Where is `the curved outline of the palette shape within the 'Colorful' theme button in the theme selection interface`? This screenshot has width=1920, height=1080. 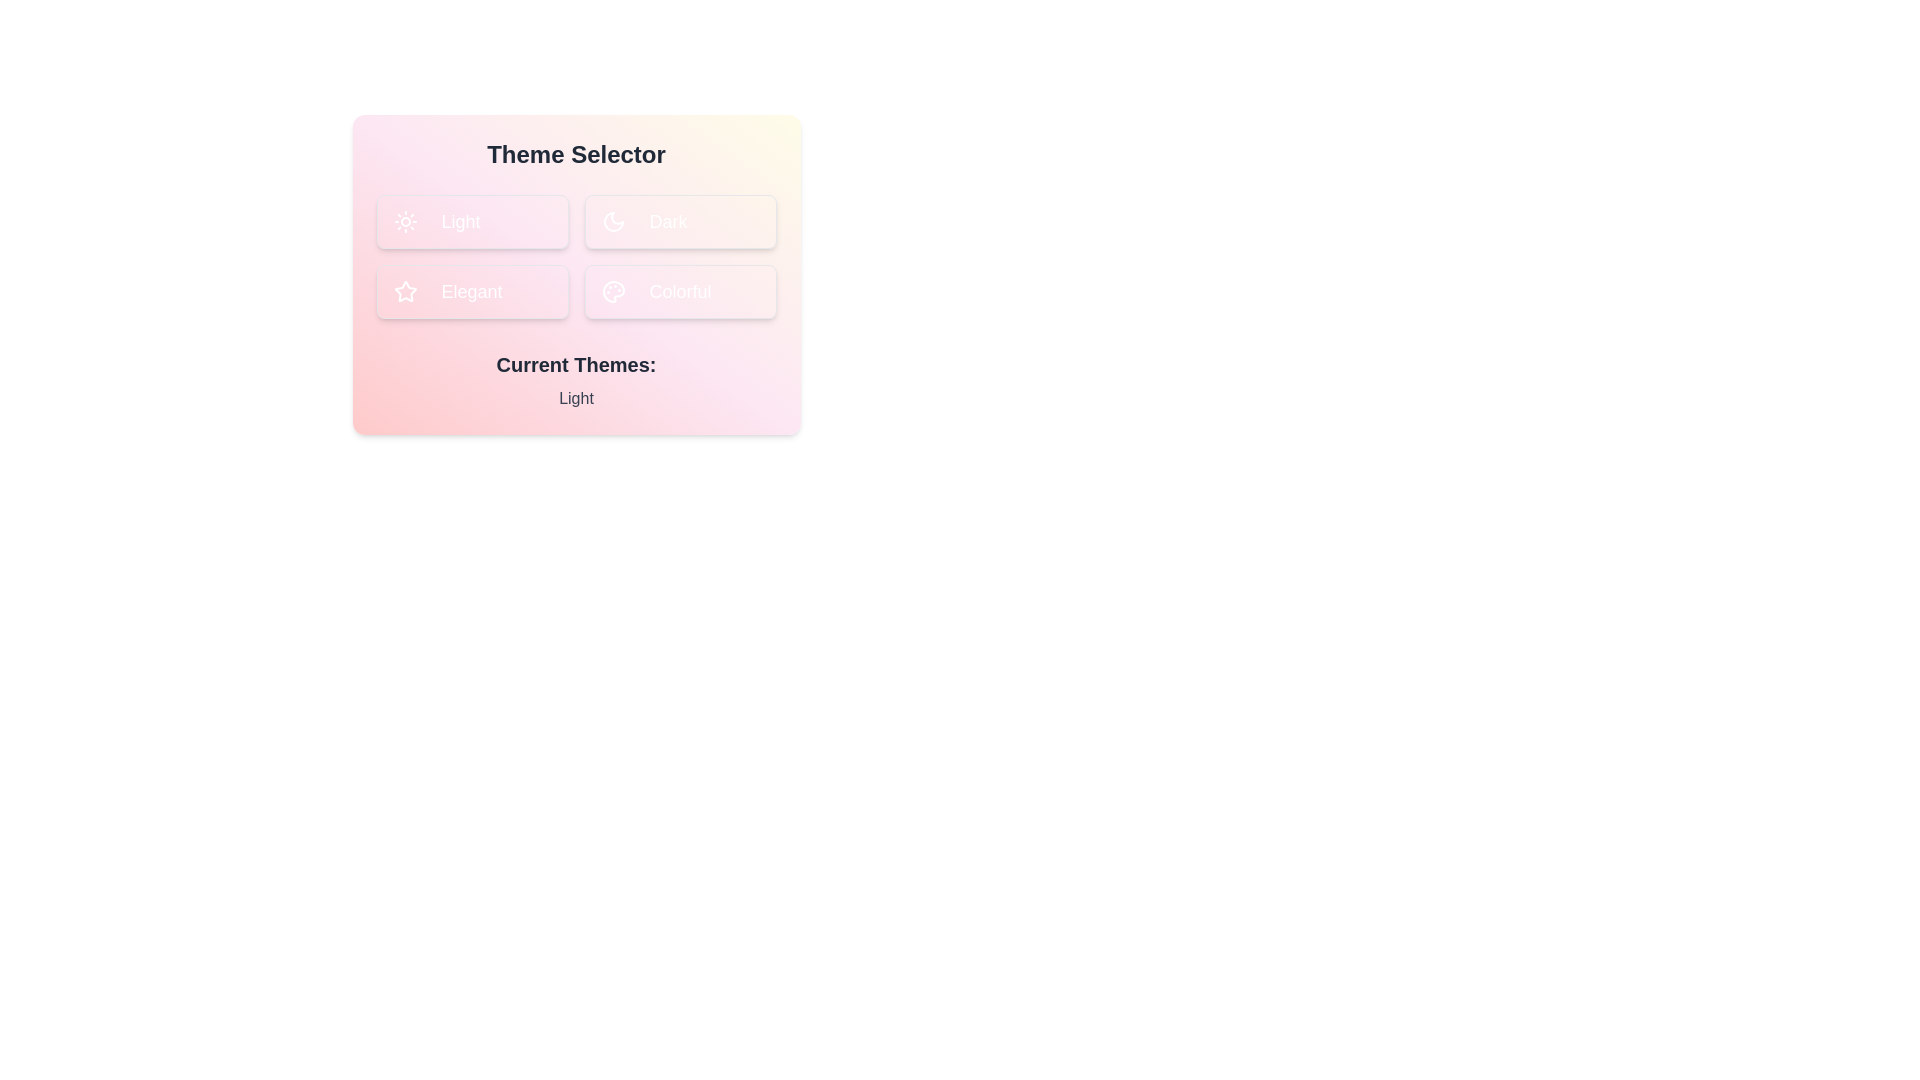 the curved outline of the palette shape within the 'Colorful' theme button in the theme selection interface is located at coordinates (612, 292).